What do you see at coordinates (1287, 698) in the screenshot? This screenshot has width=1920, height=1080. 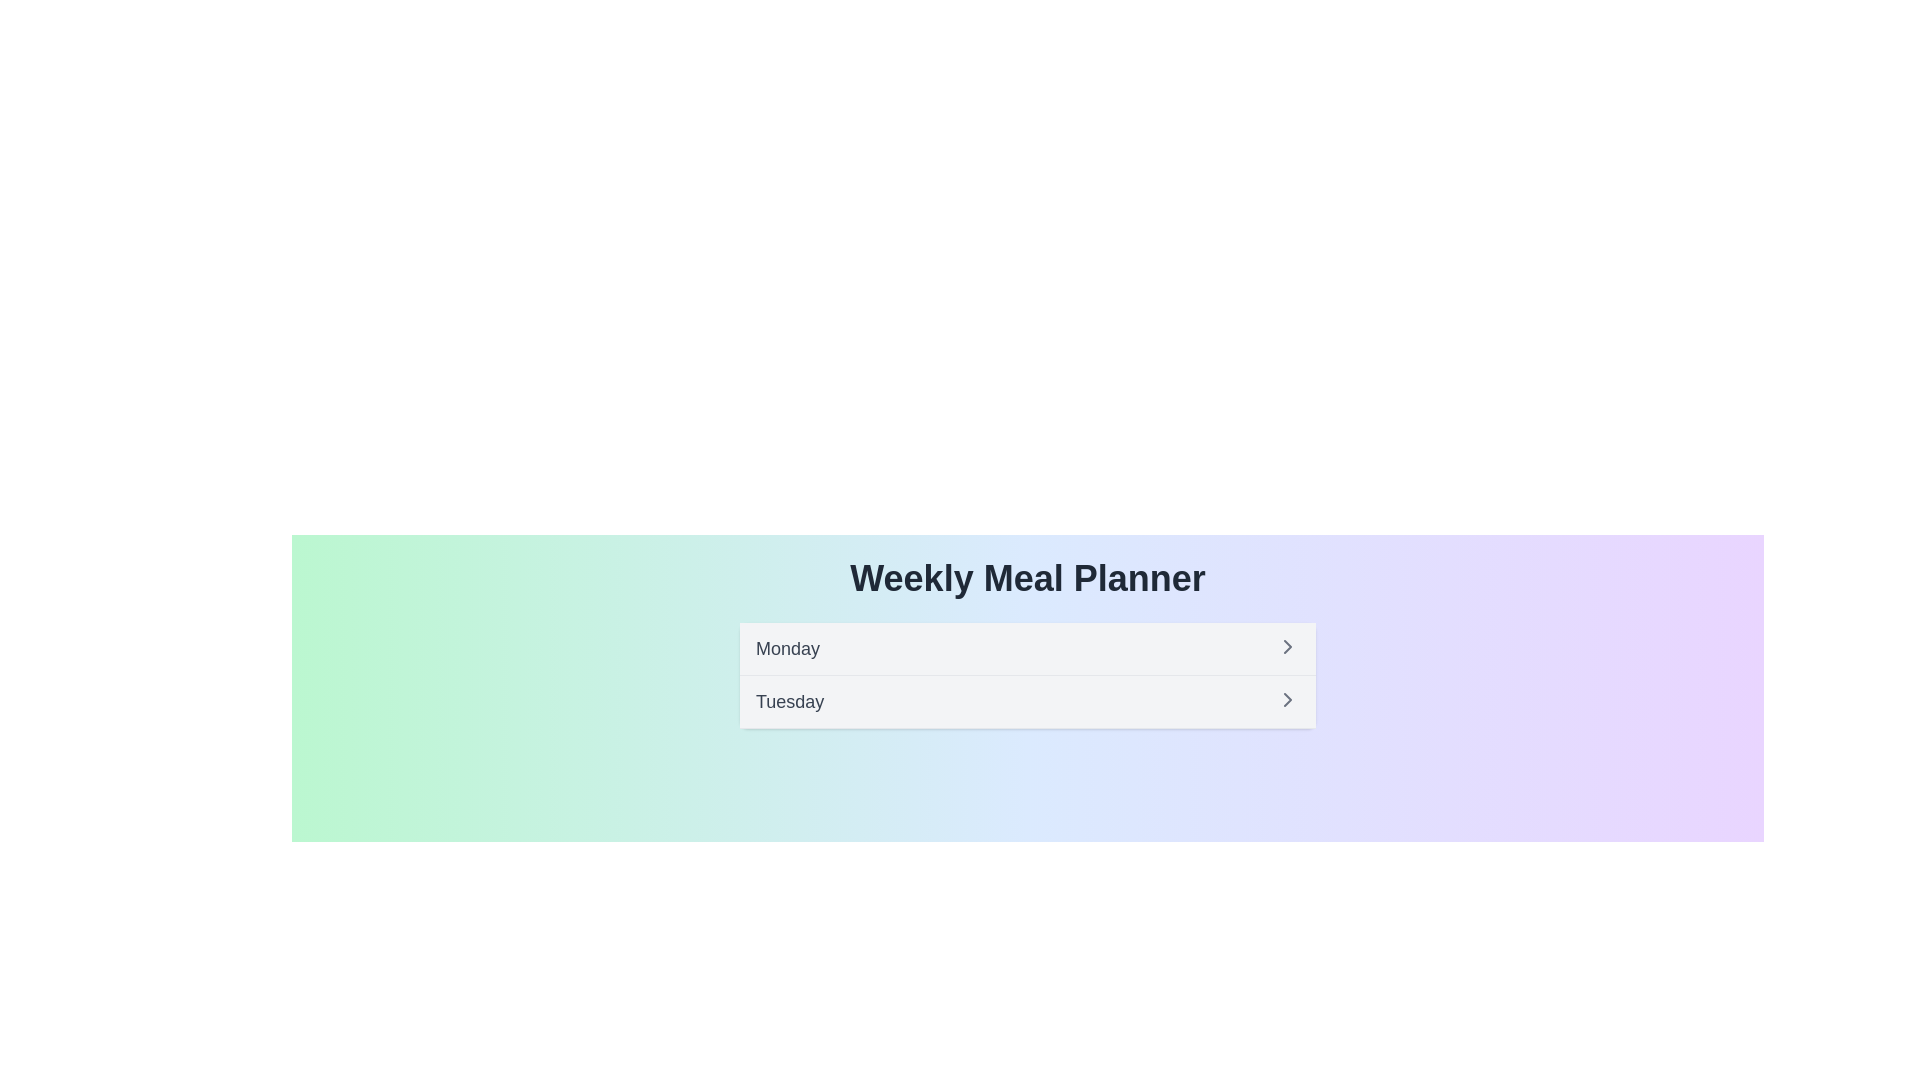 I see `the rightwards-pointing chevron icon associated with the second list item labeled 'Tuesday'` at bounding box center [1287, 698].